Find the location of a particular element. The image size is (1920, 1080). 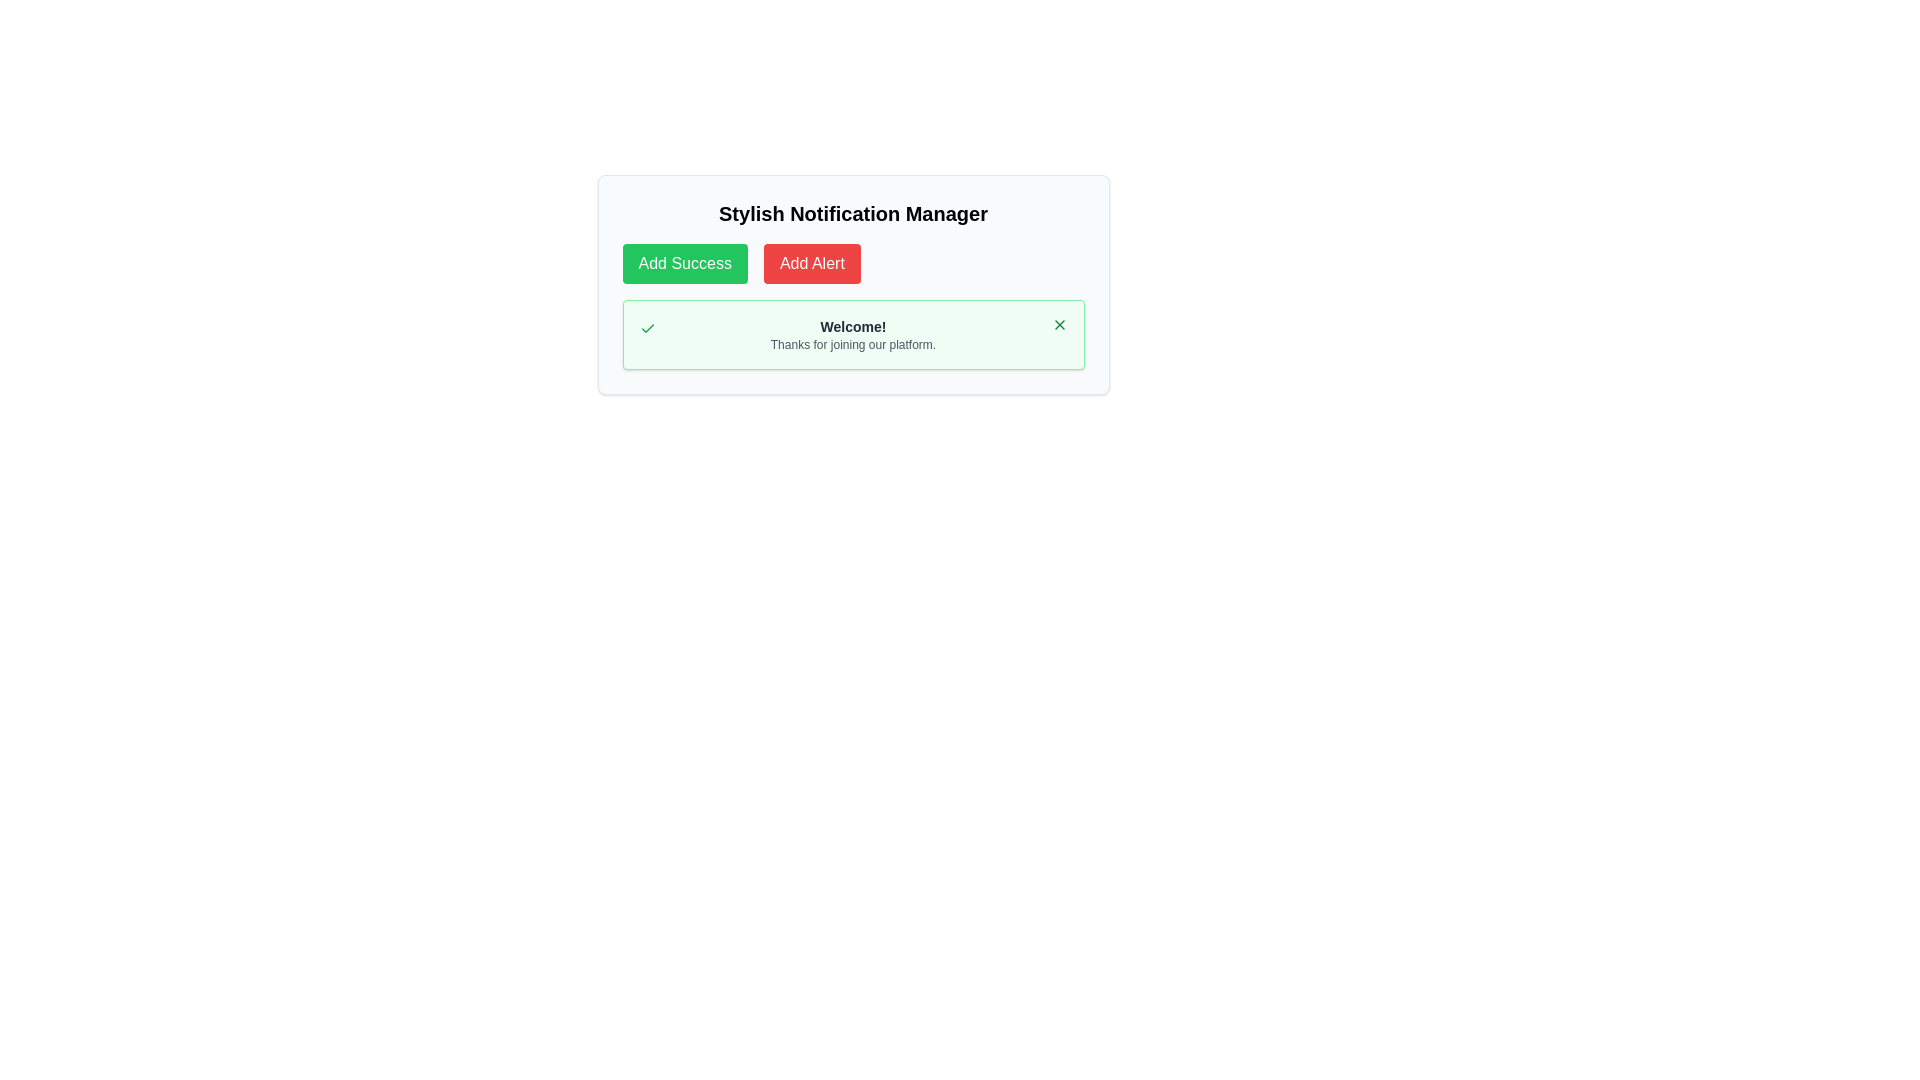

the Text block element that says 'Welcome!' in bold, located centrally within a green-tinted notification box is located at coordinates (853, 334).